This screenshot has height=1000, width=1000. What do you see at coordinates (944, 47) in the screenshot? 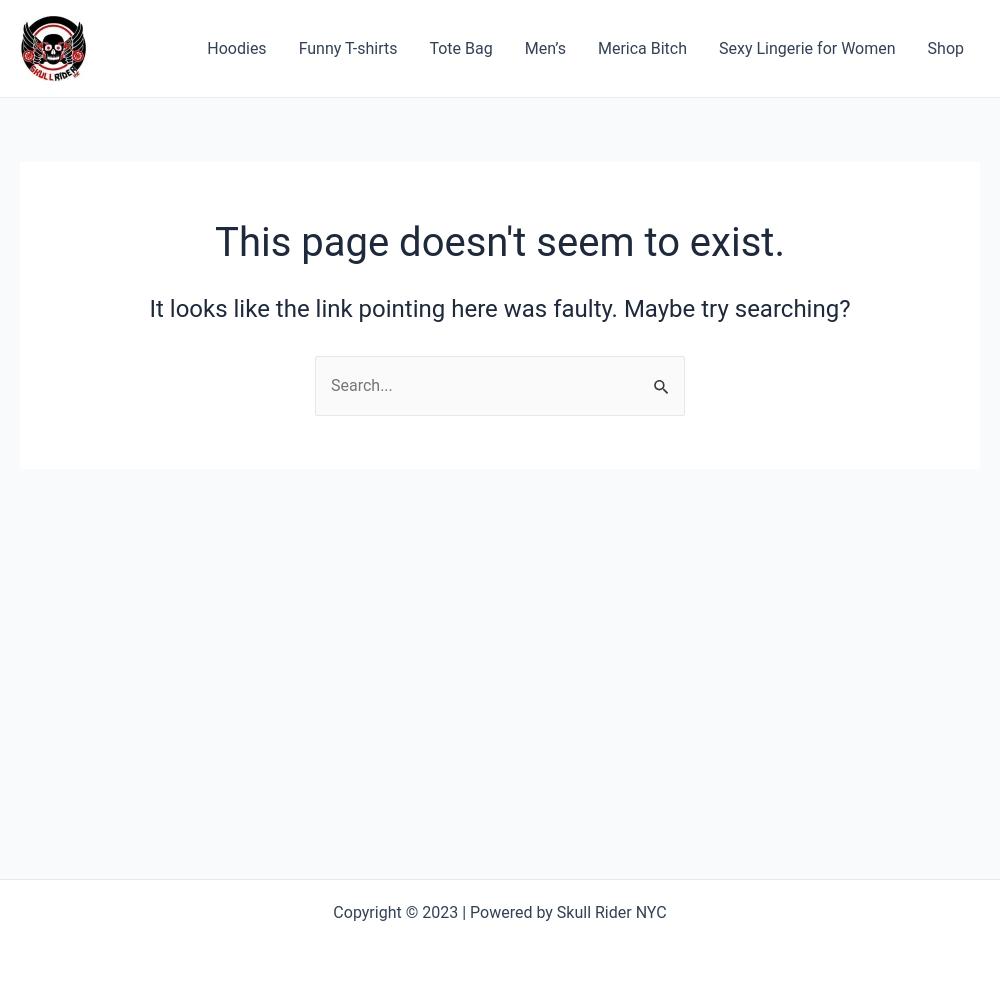
I see `'Shop'` at bounding box center [944, 47].